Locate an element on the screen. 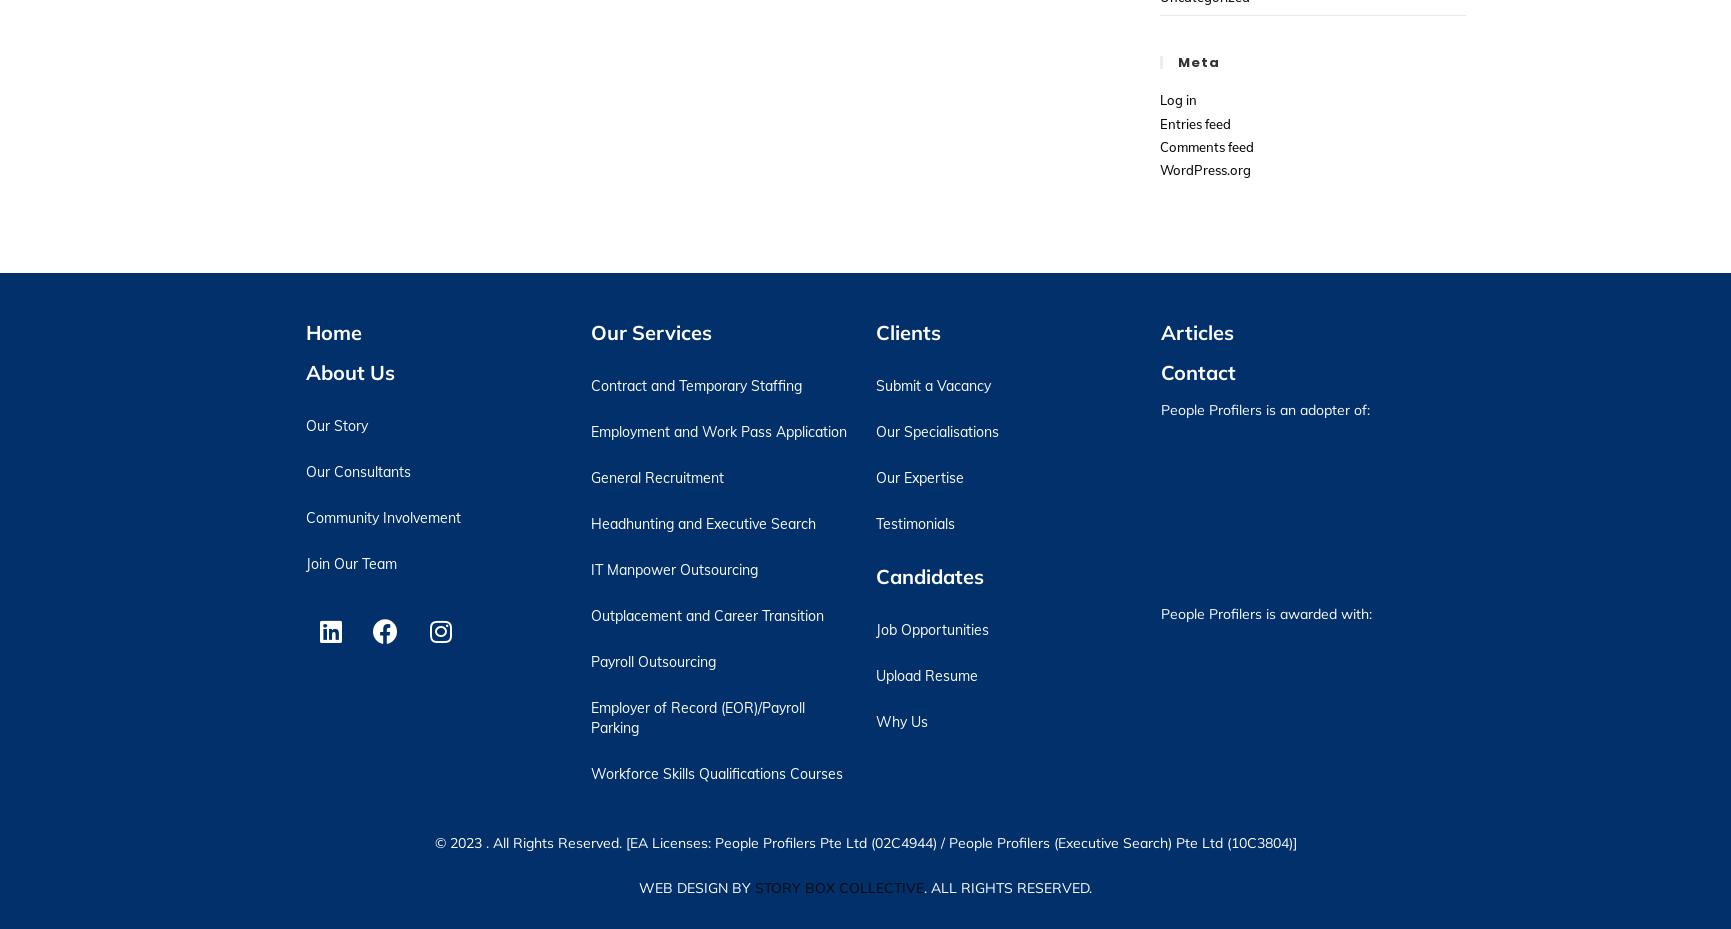 The height and width of the screenshot is (929, 1731). 'Meta' is located at coordinates (1177, 61).